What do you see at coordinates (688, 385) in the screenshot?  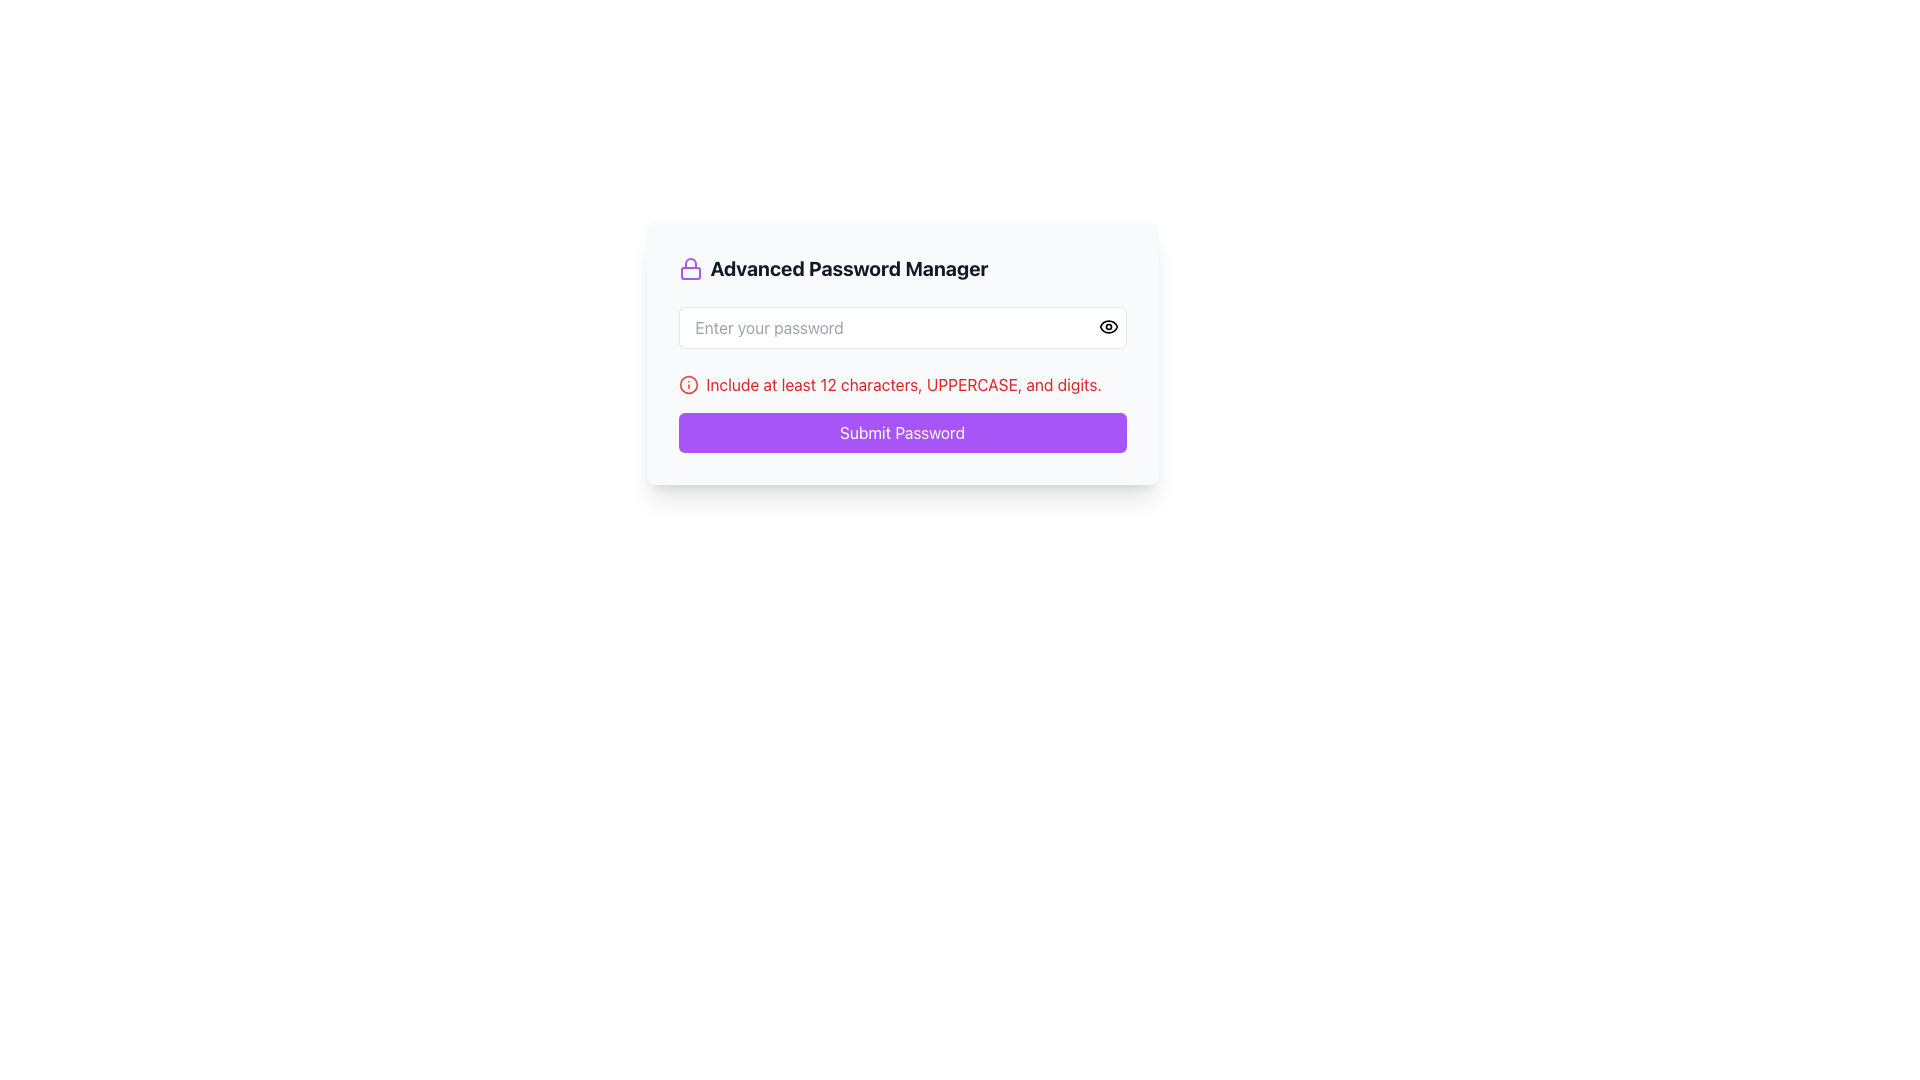 I see `the circular SVG icon located to the left of the warning text that reads 'Include at least 12 characters, UPPERCASE, and digits,' which is displayed in red font` at bounding box center [688, 385].